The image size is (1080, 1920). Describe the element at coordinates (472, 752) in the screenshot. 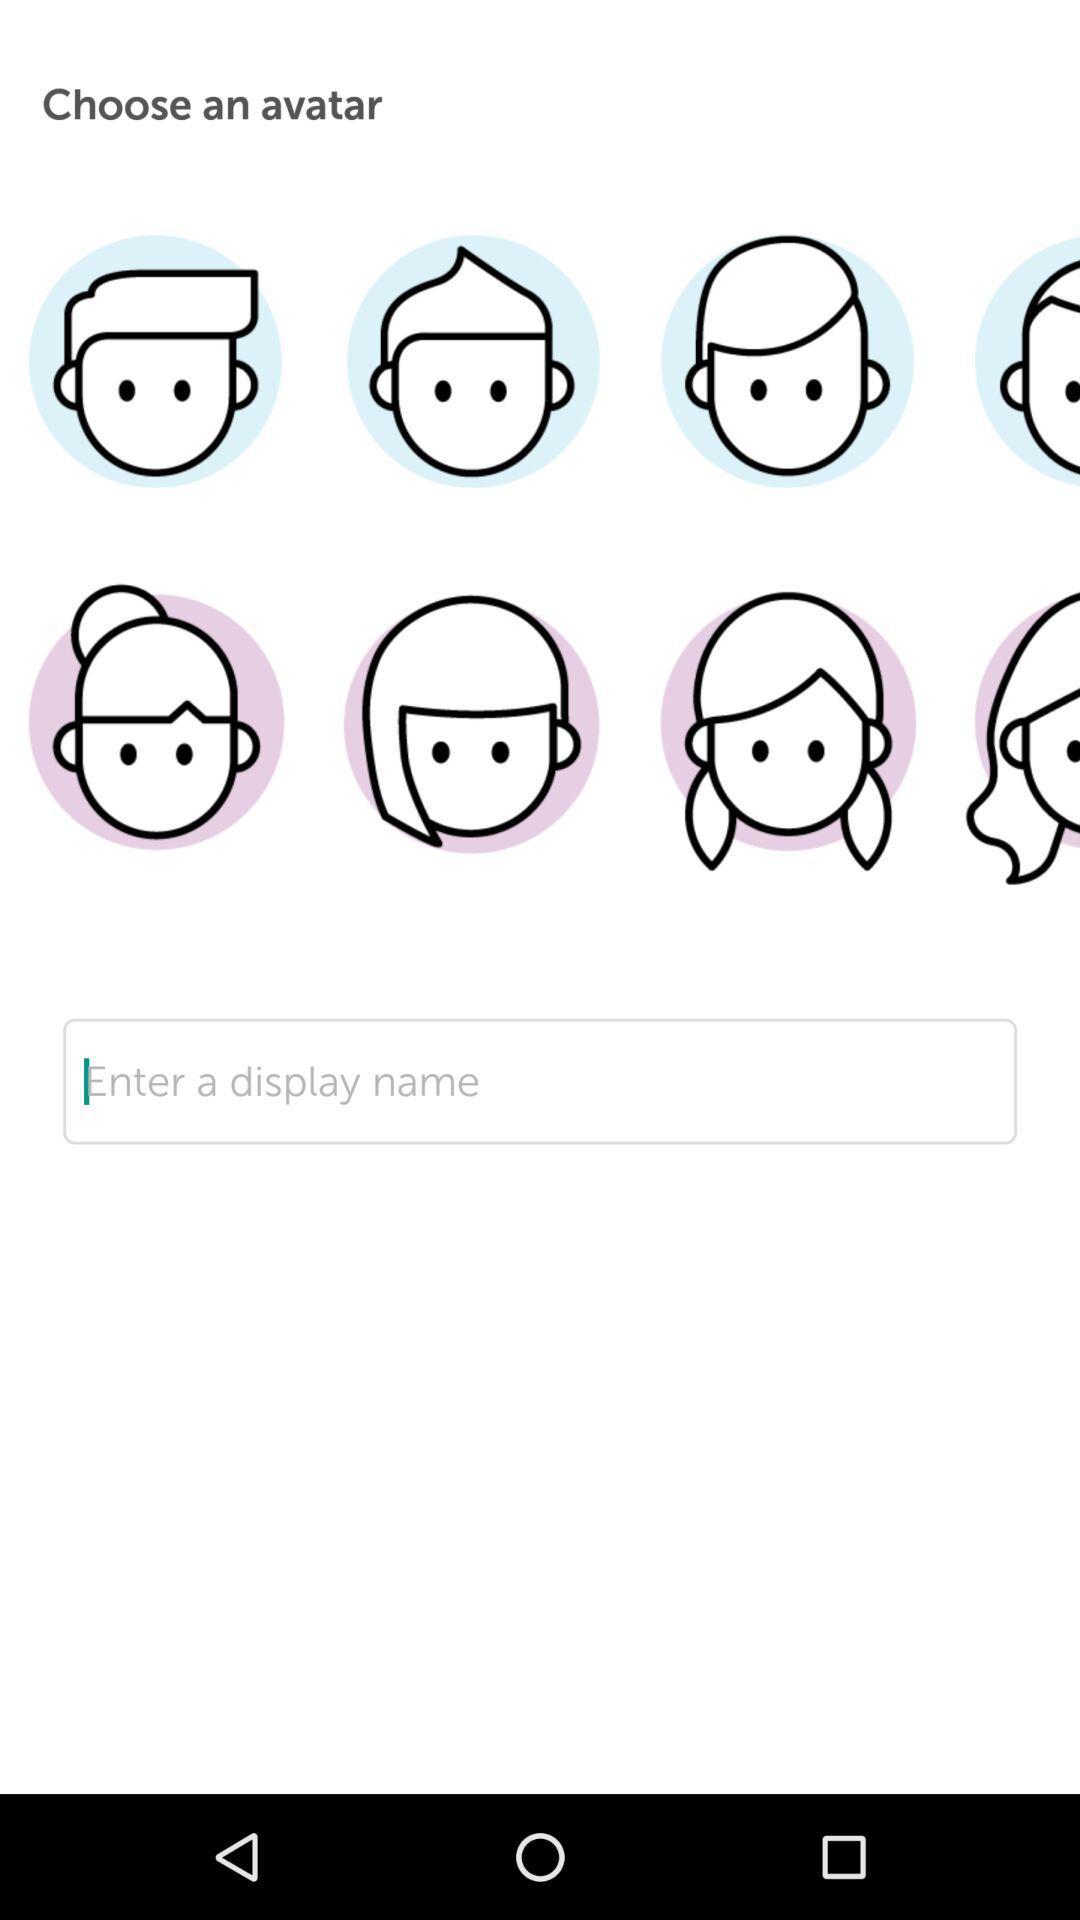

I see `pick avatar` at that location.